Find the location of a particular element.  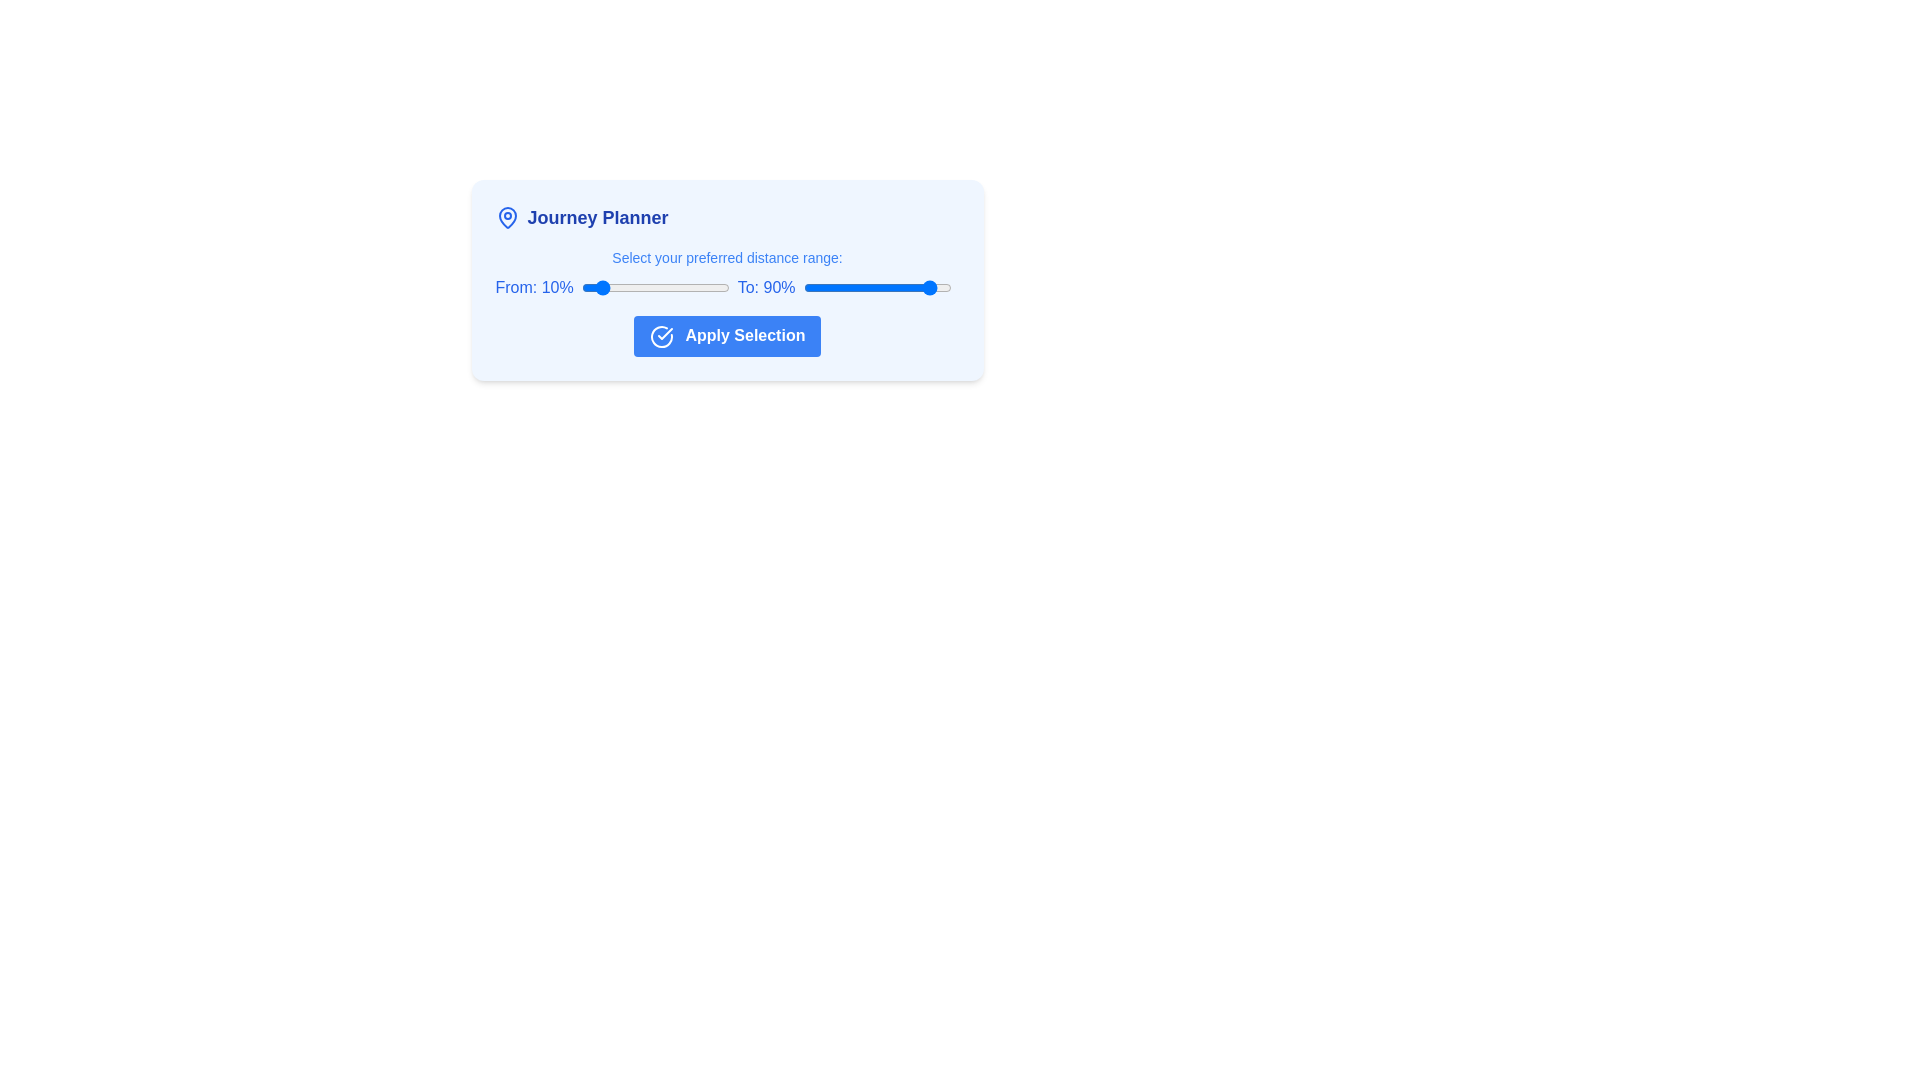

the slider value is located at coordinates (825, 288).